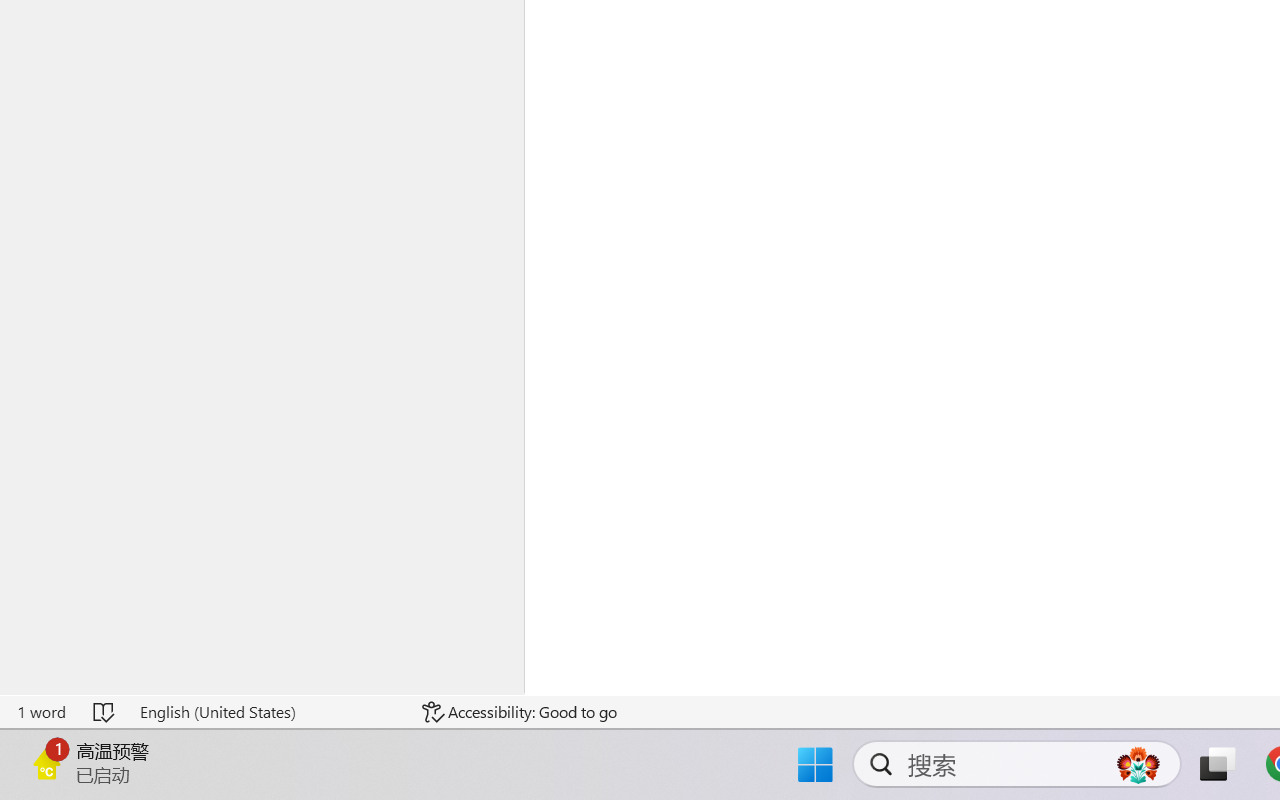 The image size is (1280, 800). What do you see at coordinates (104, 711) in the screenshot?
I see `'Spelling and Grammar Check No Errors'` at bounding box center [104, 711].